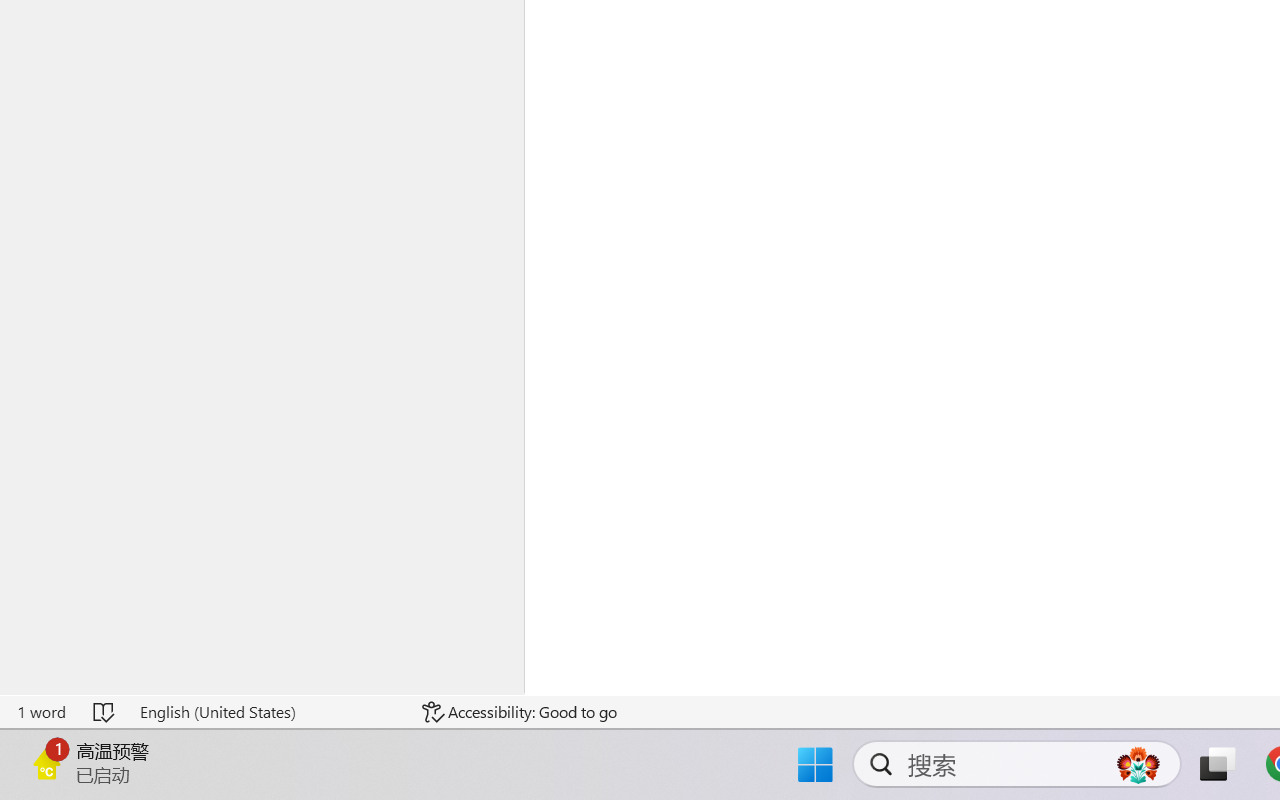 The image size is (1280, 800). What do you see at coordinates (104, 711) in the screenshot?
I see `'Spelling and Grammar Check No Errors'` at bounding box center [104, 711].